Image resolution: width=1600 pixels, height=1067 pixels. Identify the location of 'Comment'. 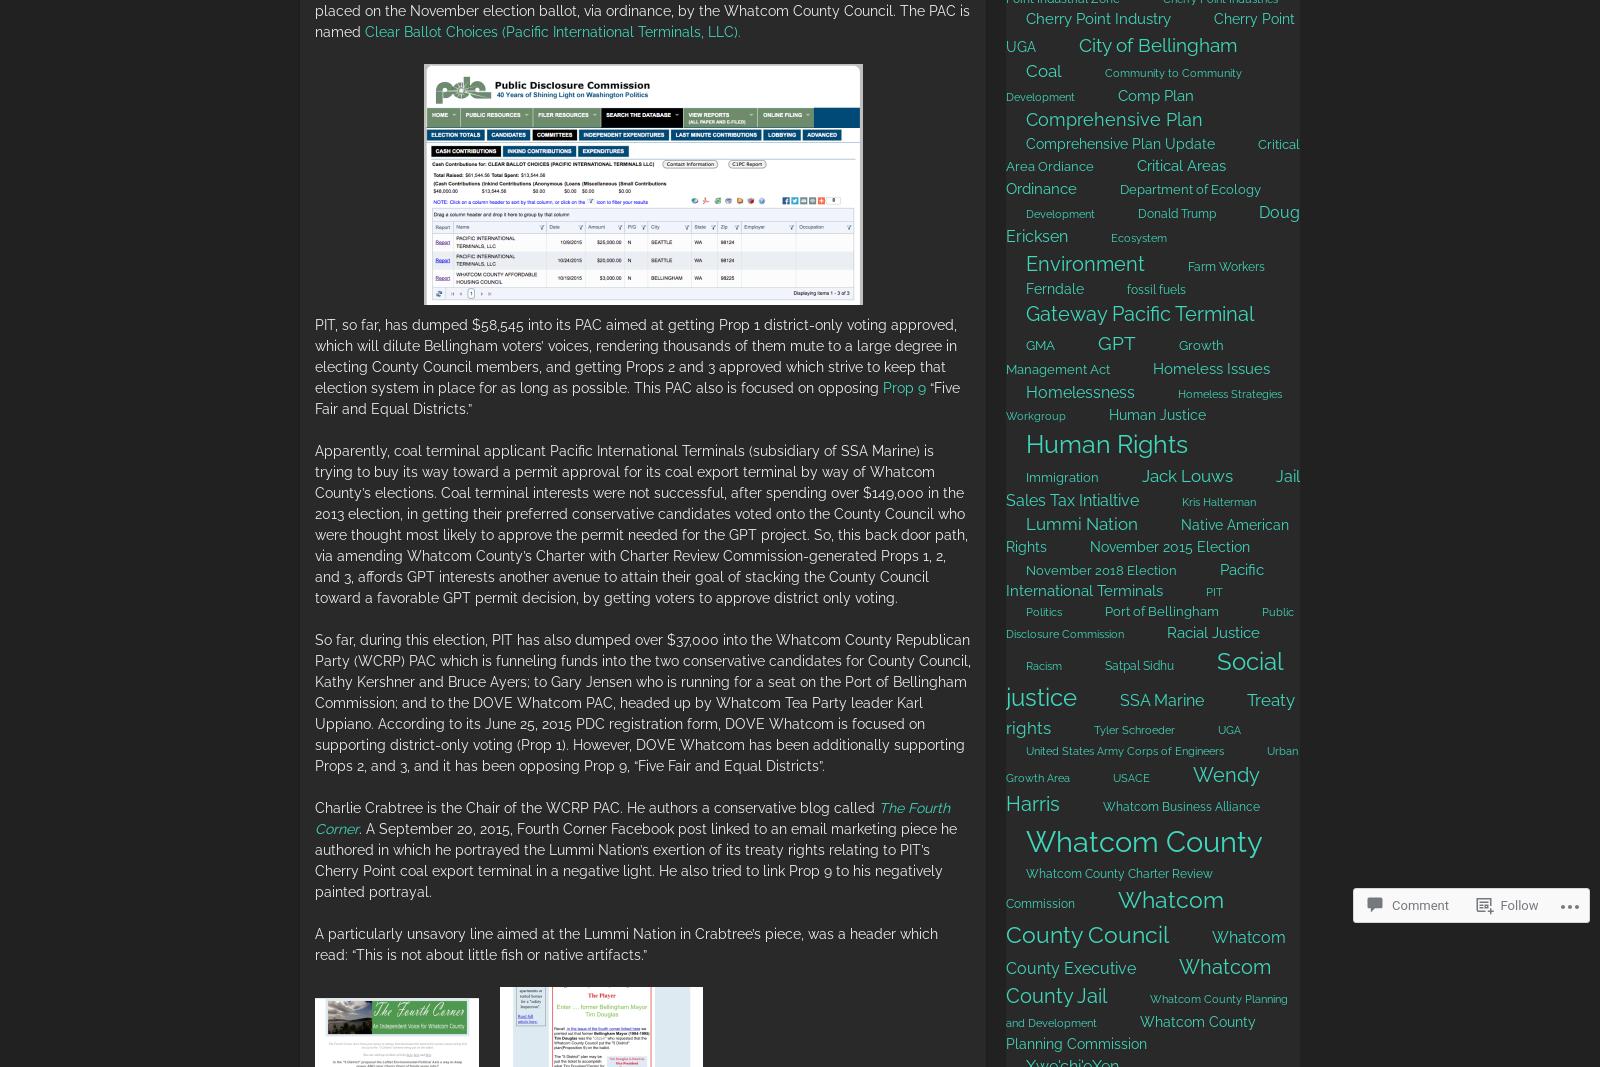
(1420, 905).